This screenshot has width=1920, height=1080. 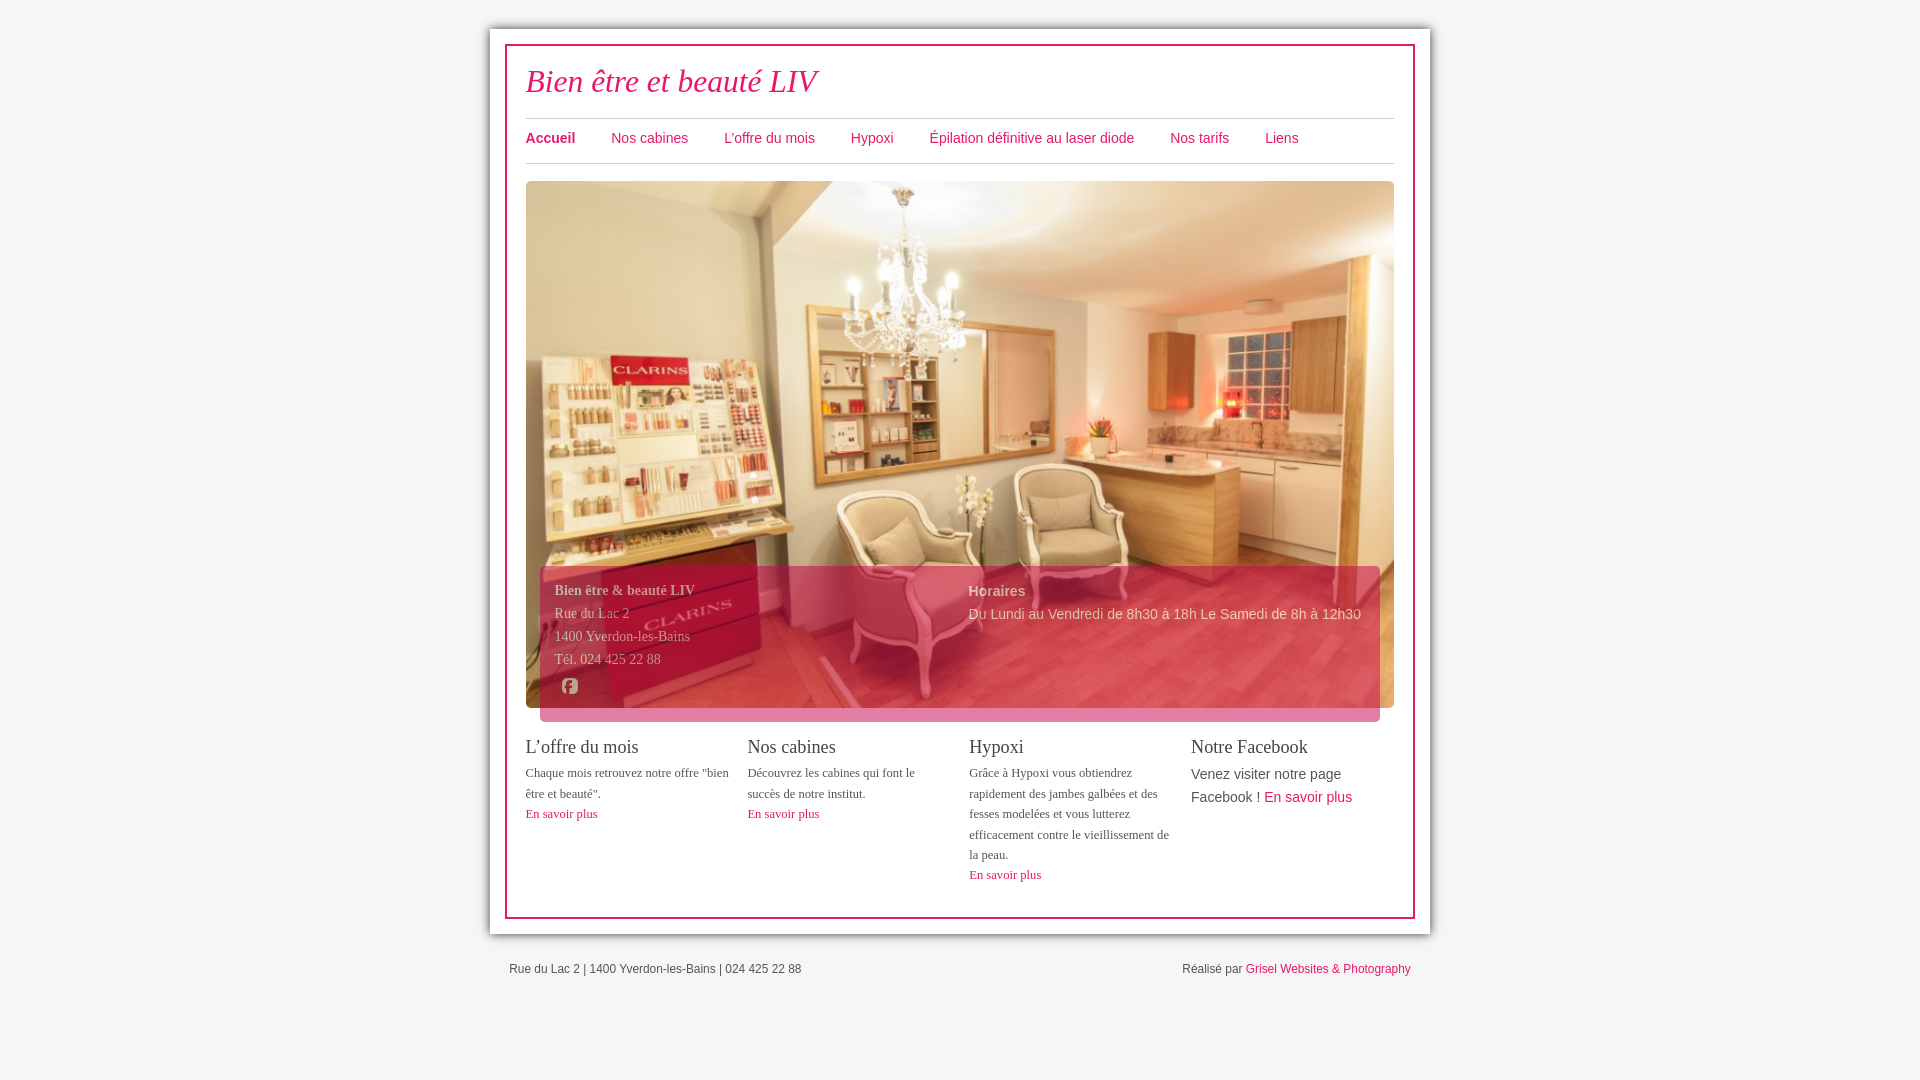 I want to click on 'Grisel Websites & Photography', so click(x=1328, y=967).